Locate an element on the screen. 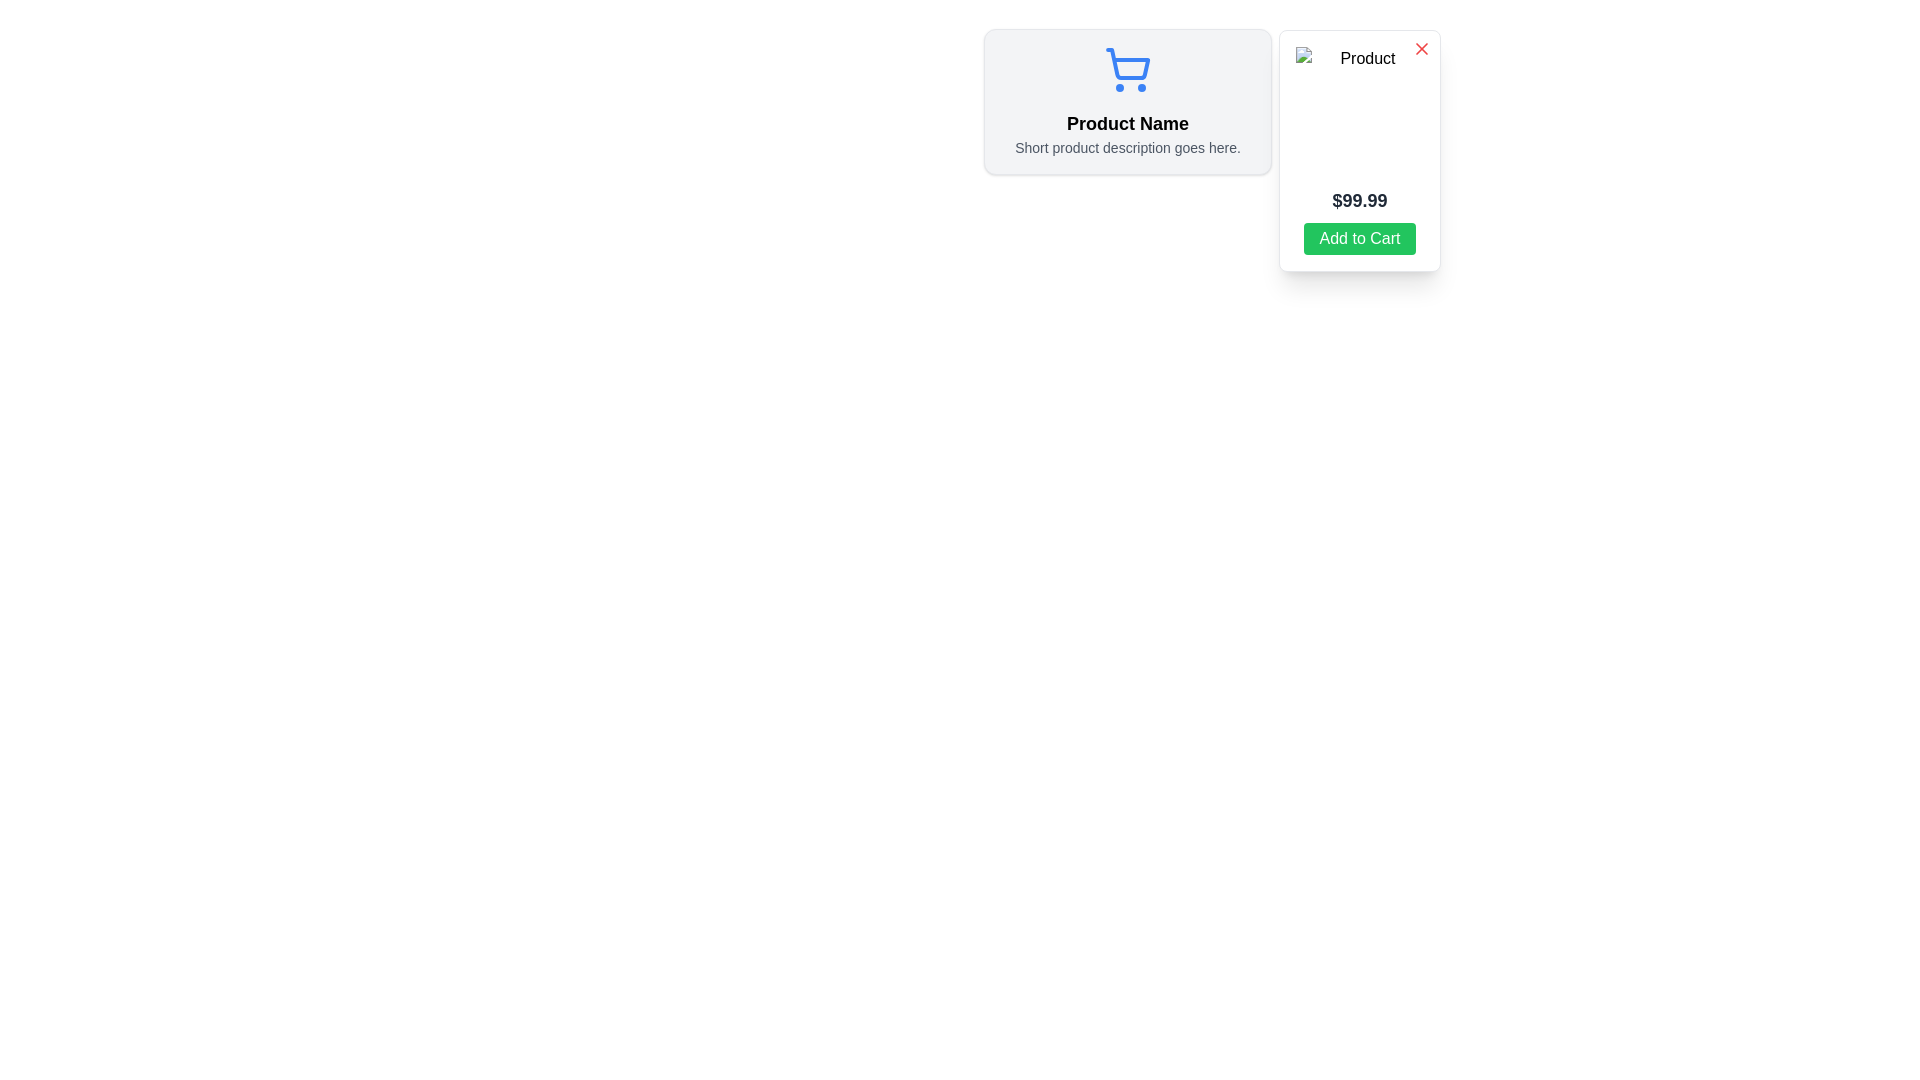 The image size is (1920, 1080). the rectangular green button with rounded edges and white text reading 'Add to Cart' located below the price '$99.99' in the popup card is located at coordinates (1359, 238).